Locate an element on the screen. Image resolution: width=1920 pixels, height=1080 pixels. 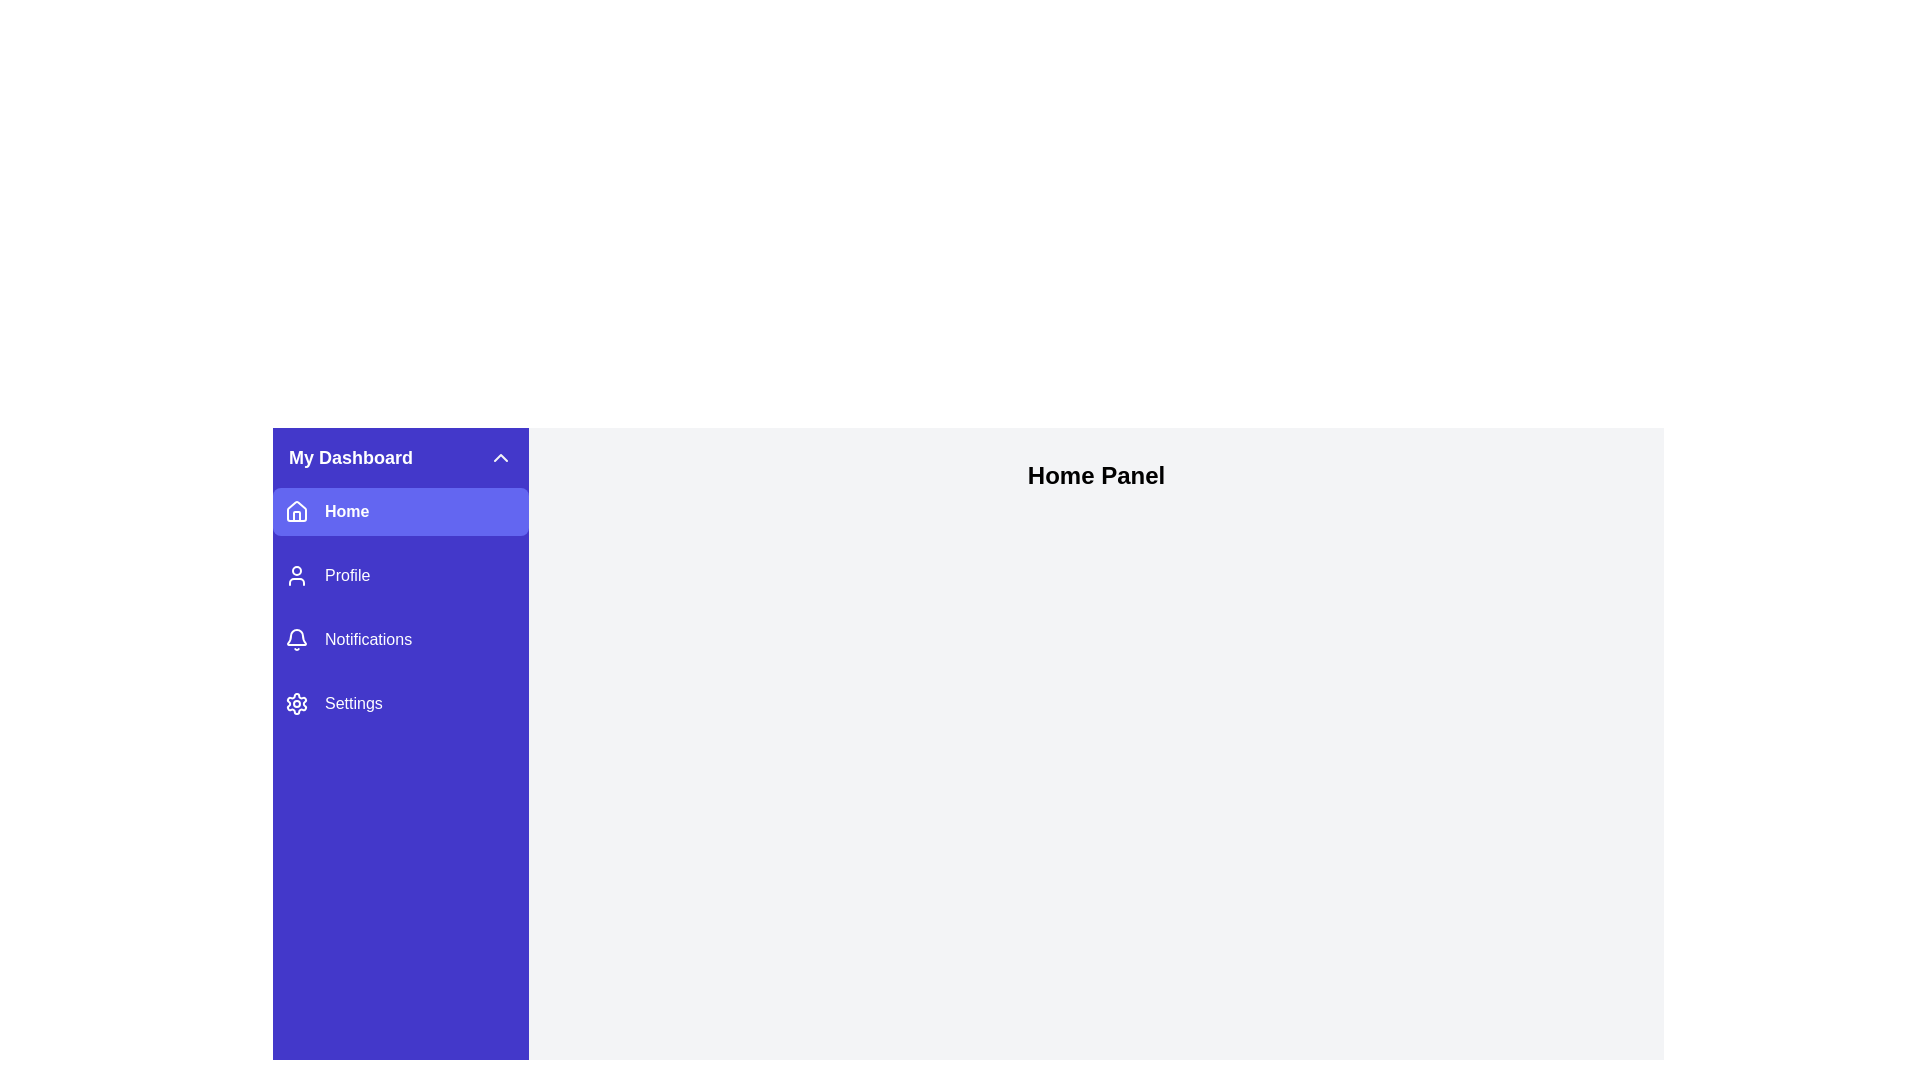
the bell-shaped icon in the left navigation menu is located at coordinates (296, 637).